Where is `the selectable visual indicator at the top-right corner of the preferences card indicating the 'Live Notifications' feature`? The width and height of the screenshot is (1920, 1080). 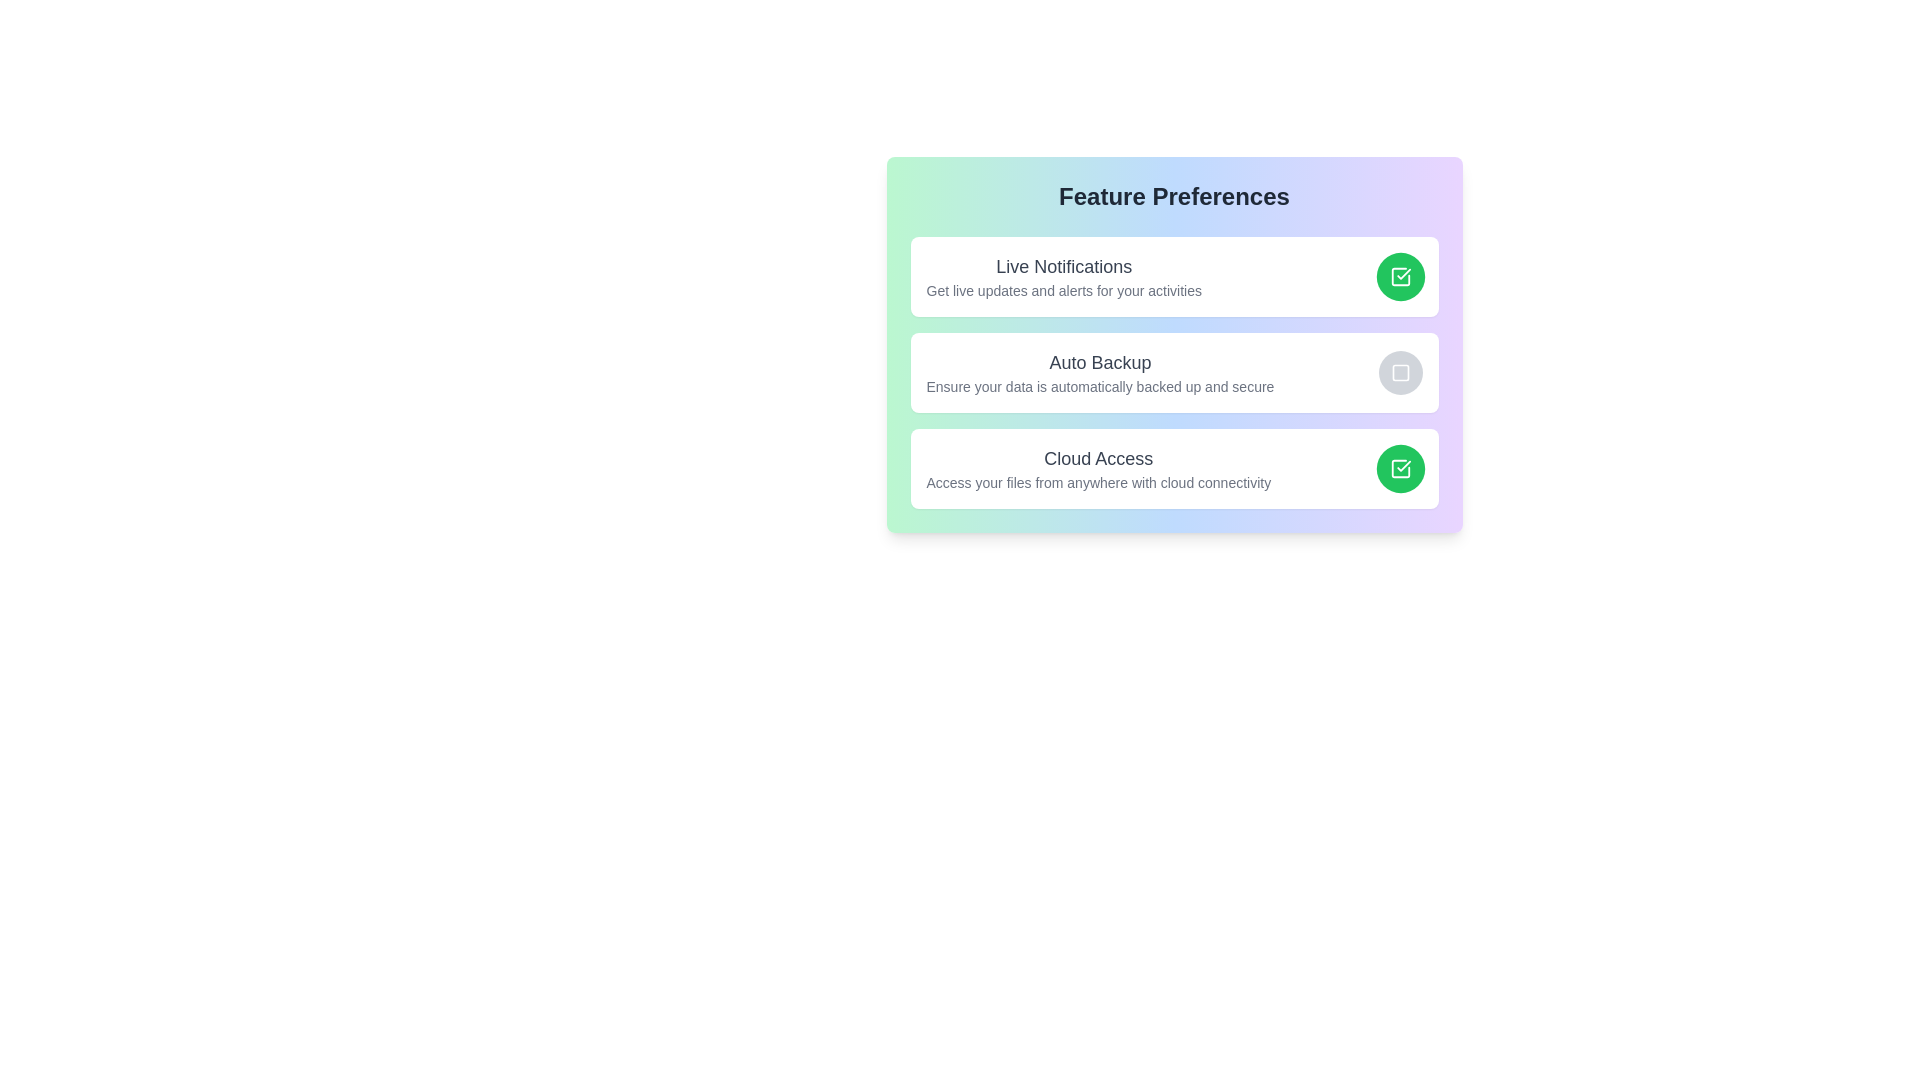 the selectable visual indicator at the top-right corner of the preferences card indicating the 'Live Notifications' feature is located at coordinates (1399, 277).